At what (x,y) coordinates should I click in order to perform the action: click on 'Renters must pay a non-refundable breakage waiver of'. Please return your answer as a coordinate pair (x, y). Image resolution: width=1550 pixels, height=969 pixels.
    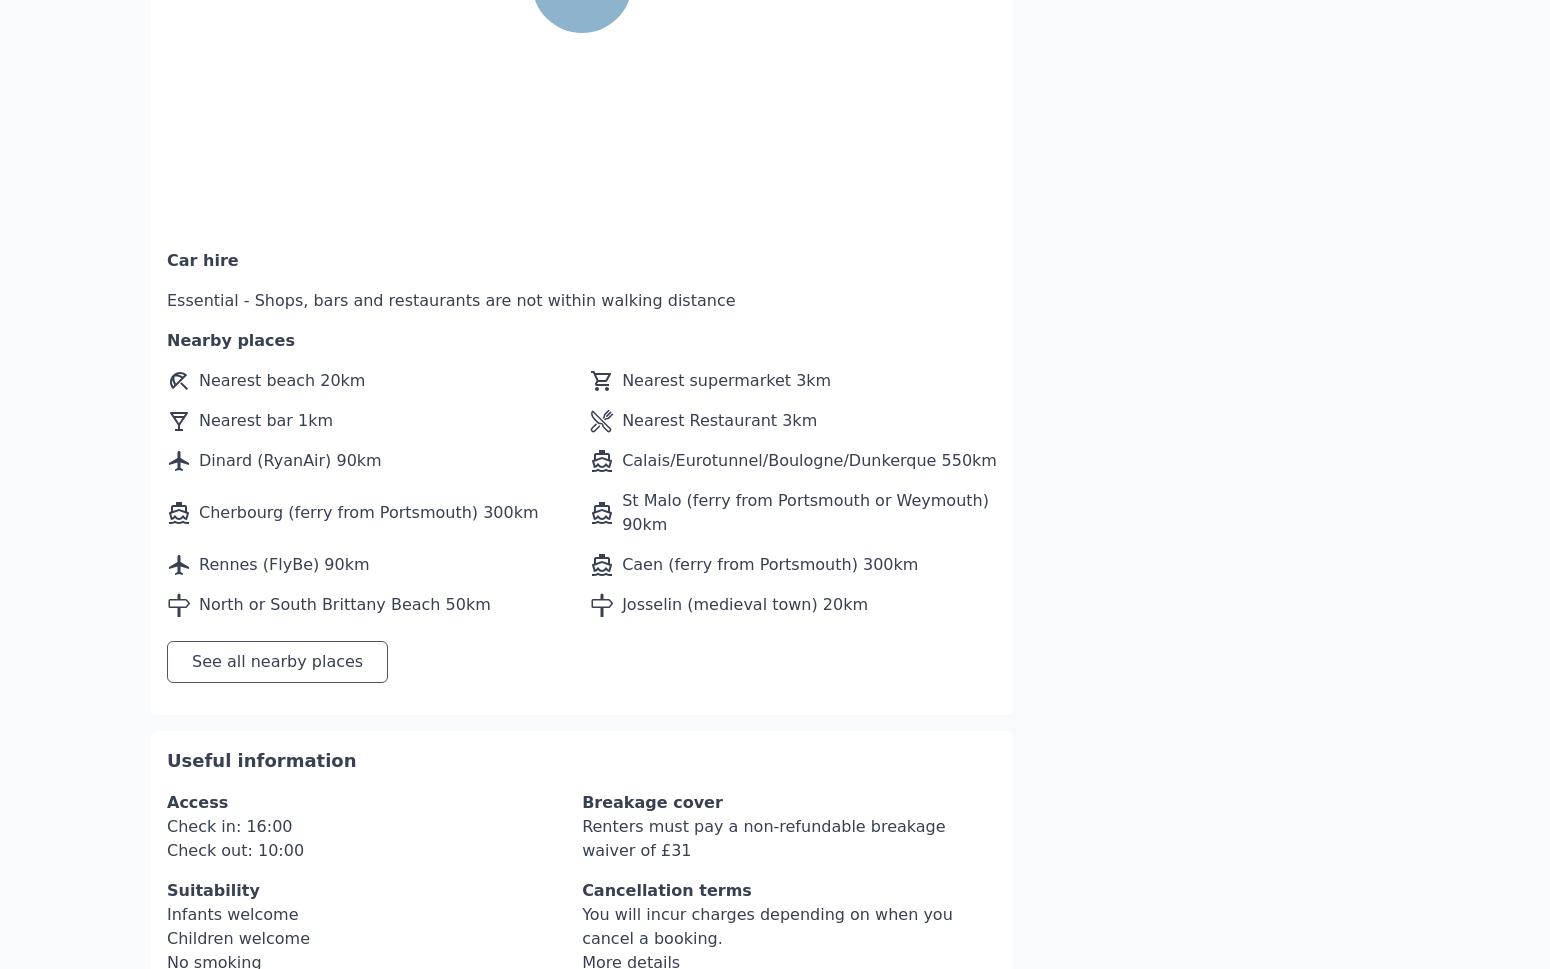
    Looking at the image, I should click on (763, 777).